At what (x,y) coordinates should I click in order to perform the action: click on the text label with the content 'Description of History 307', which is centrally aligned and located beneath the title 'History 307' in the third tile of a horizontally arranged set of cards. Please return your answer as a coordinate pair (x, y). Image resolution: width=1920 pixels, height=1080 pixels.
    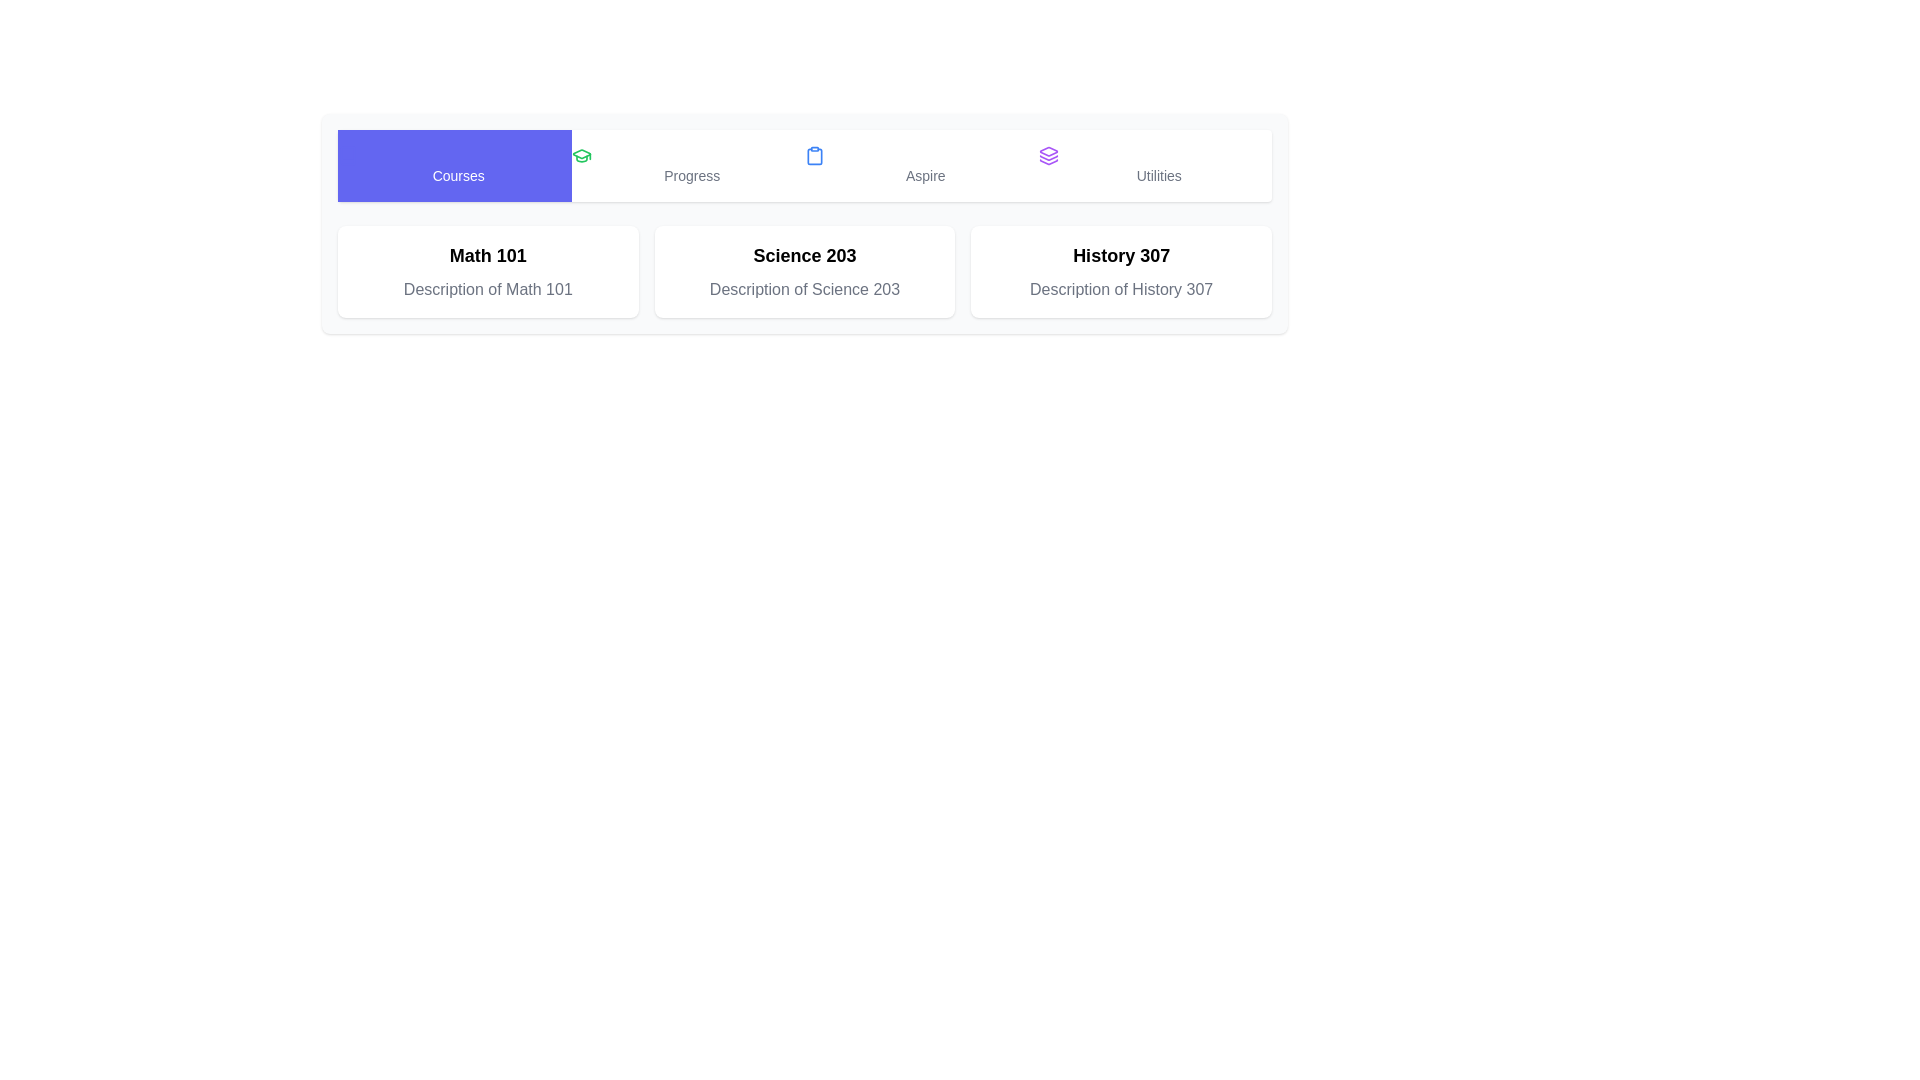
    Looking at the image, I should click on (1121, 289).